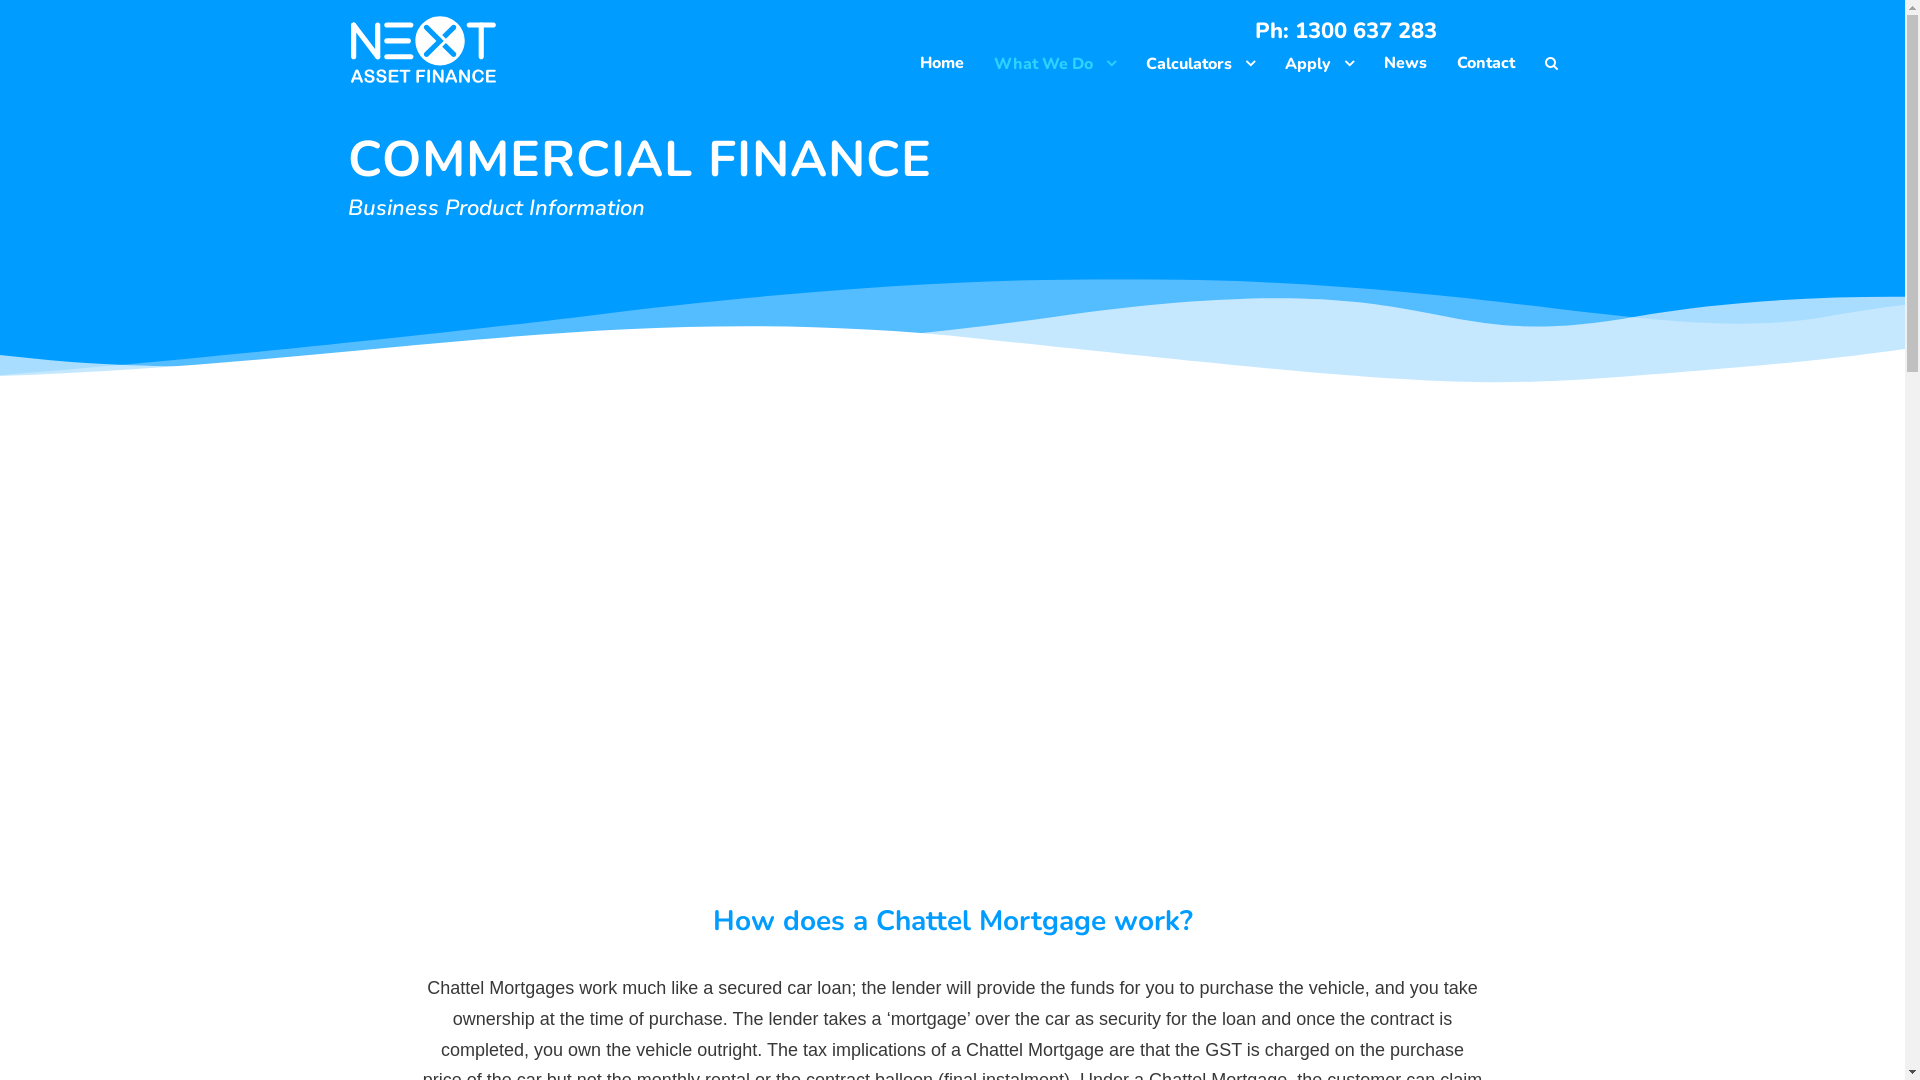 The height and width of the screenshot is (1080, 1920). What do you see at coordinates (1054, 68) in the screenshot?
I see `'What We Do'` at bounding box center [1054, 68].